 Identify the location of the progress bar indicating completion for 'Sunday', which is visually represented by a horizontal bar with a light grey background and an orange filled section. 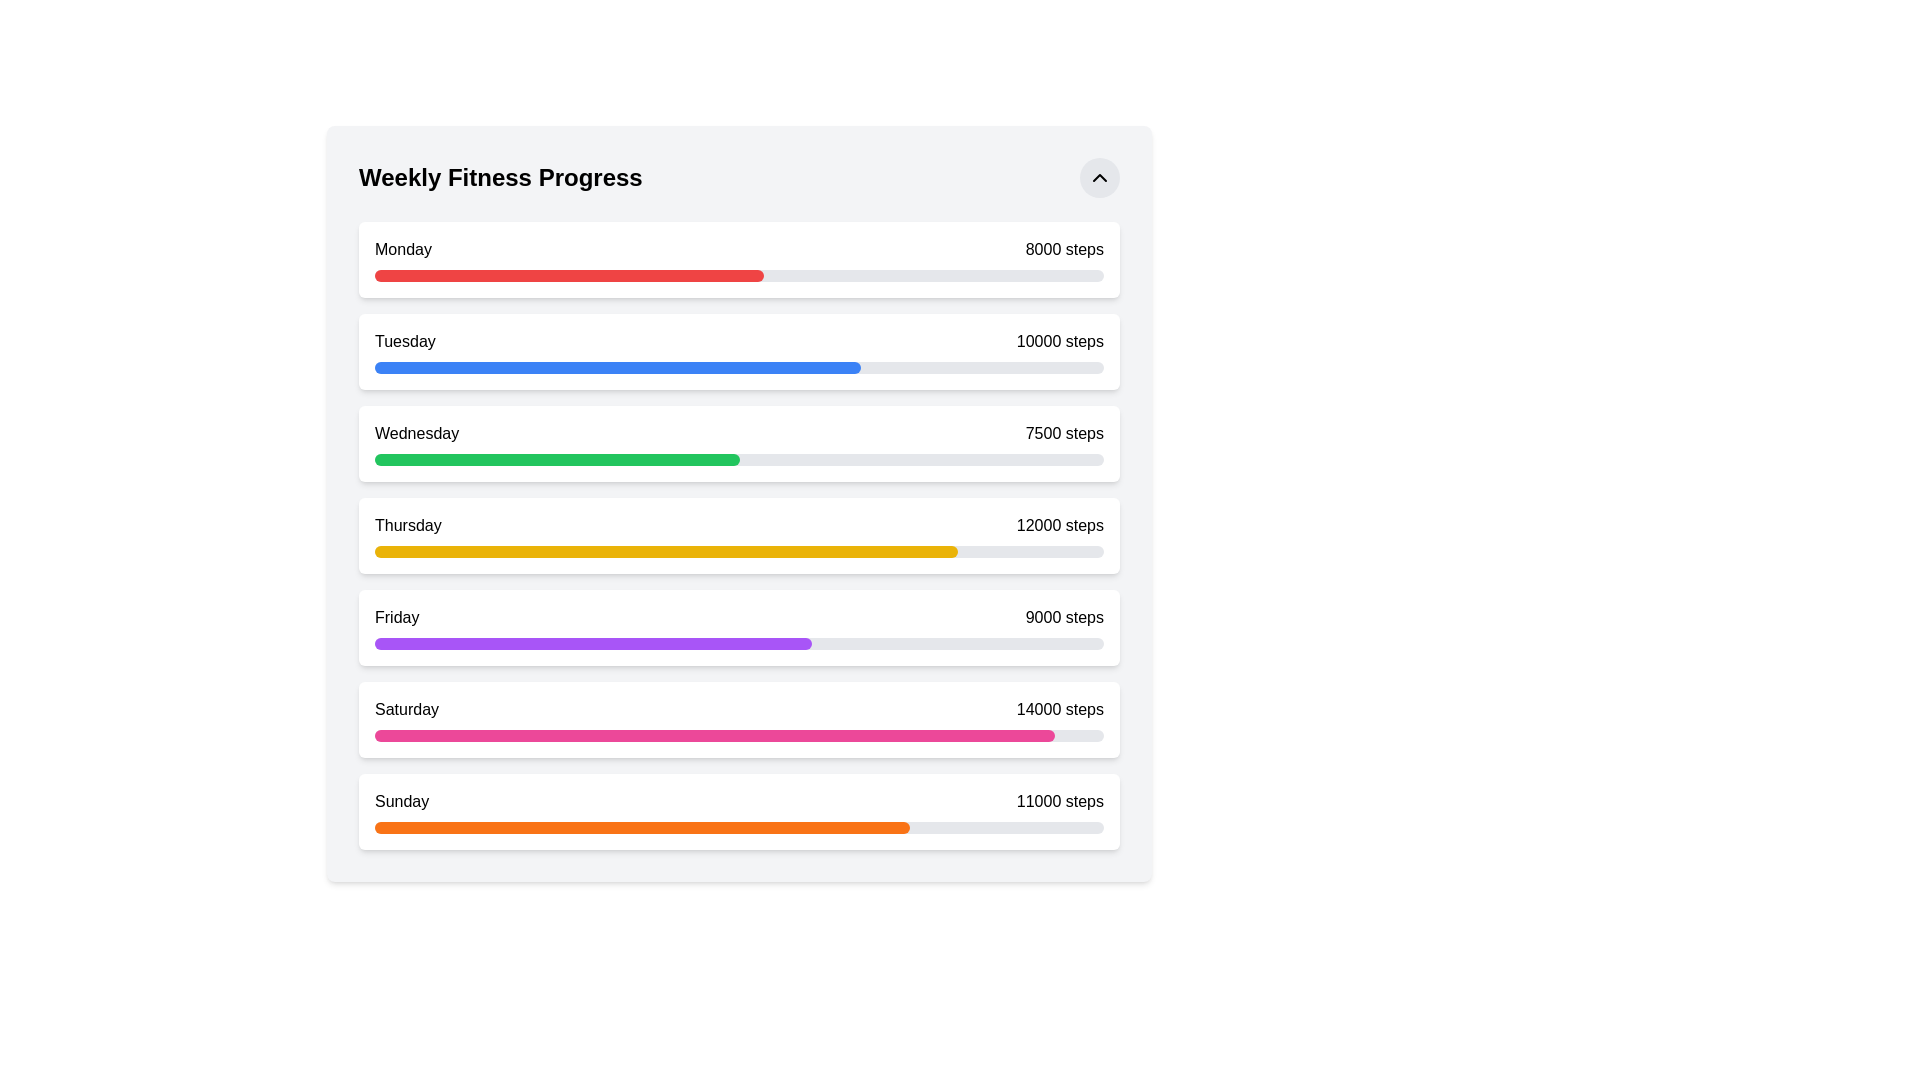
(738, 824).